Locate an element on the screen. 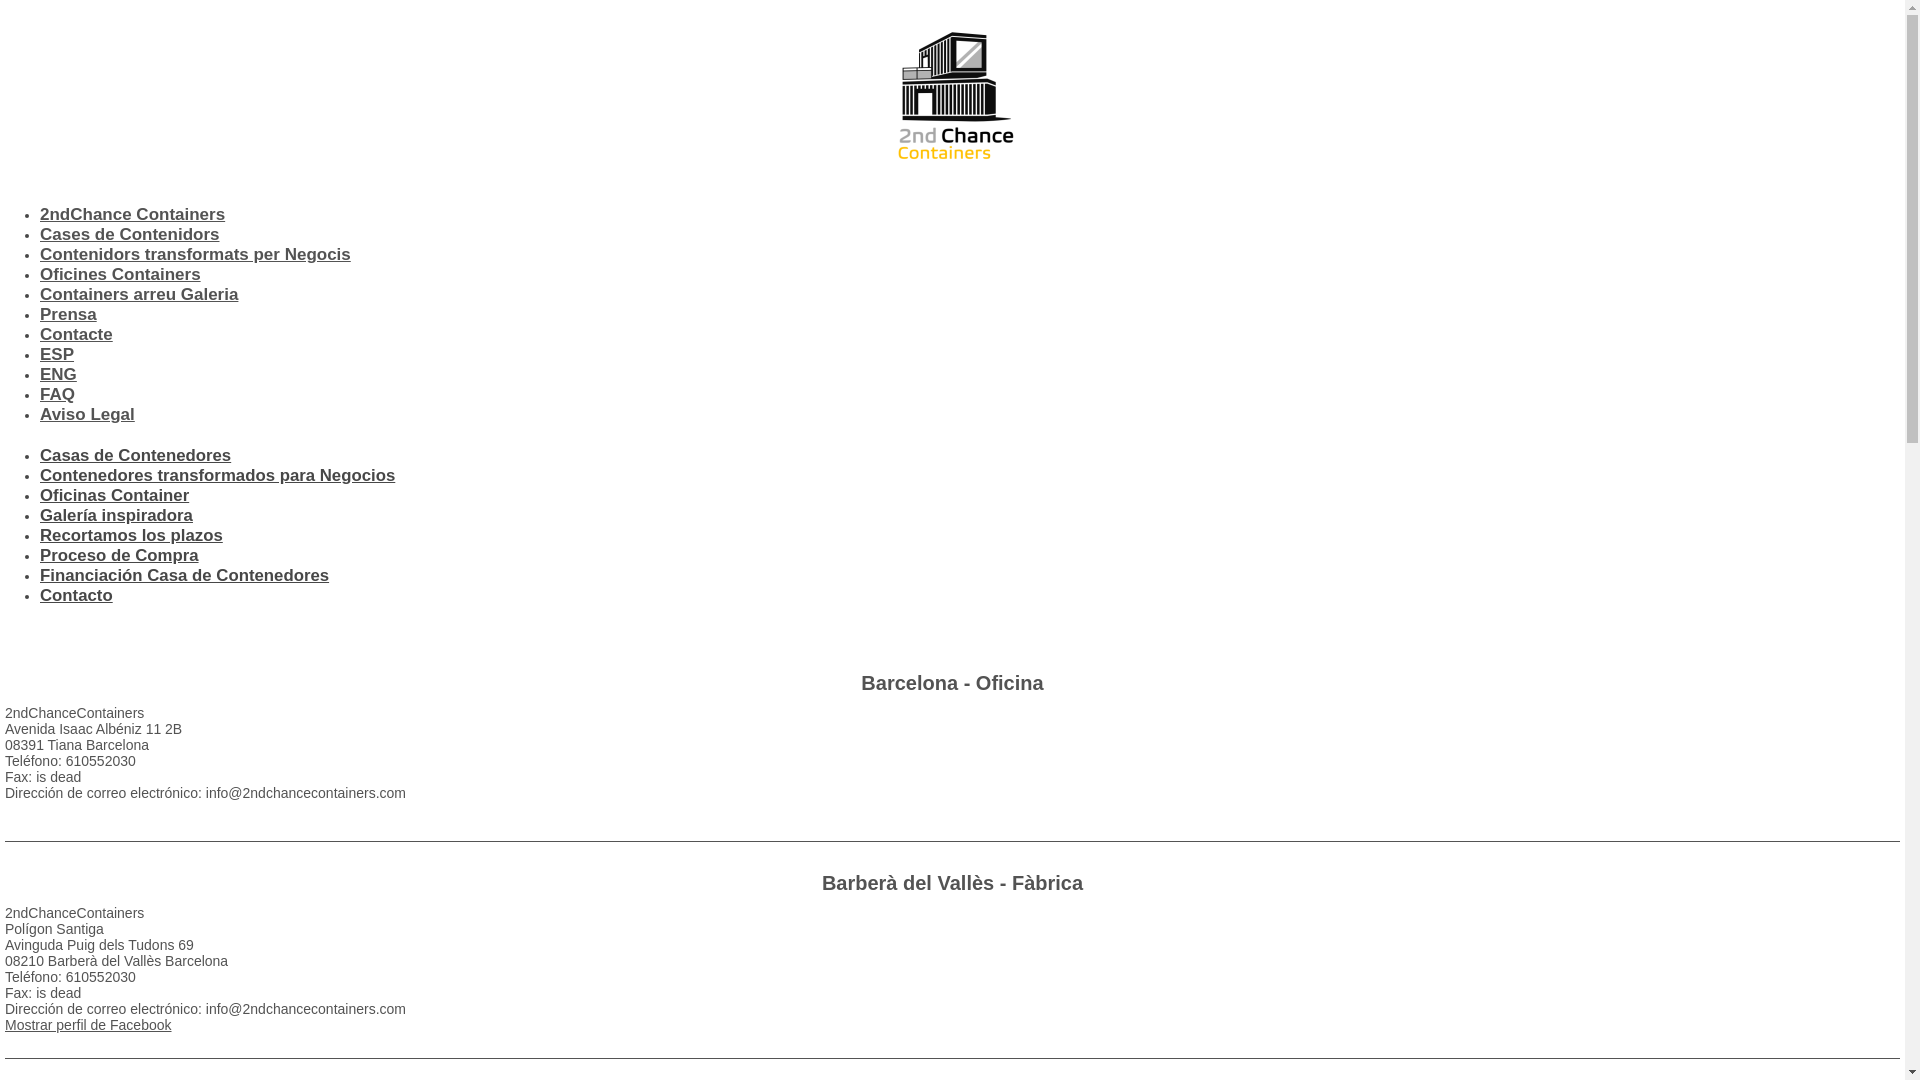  'Mostrar perfil de Facebook' is located at coordinates (87, 1025).